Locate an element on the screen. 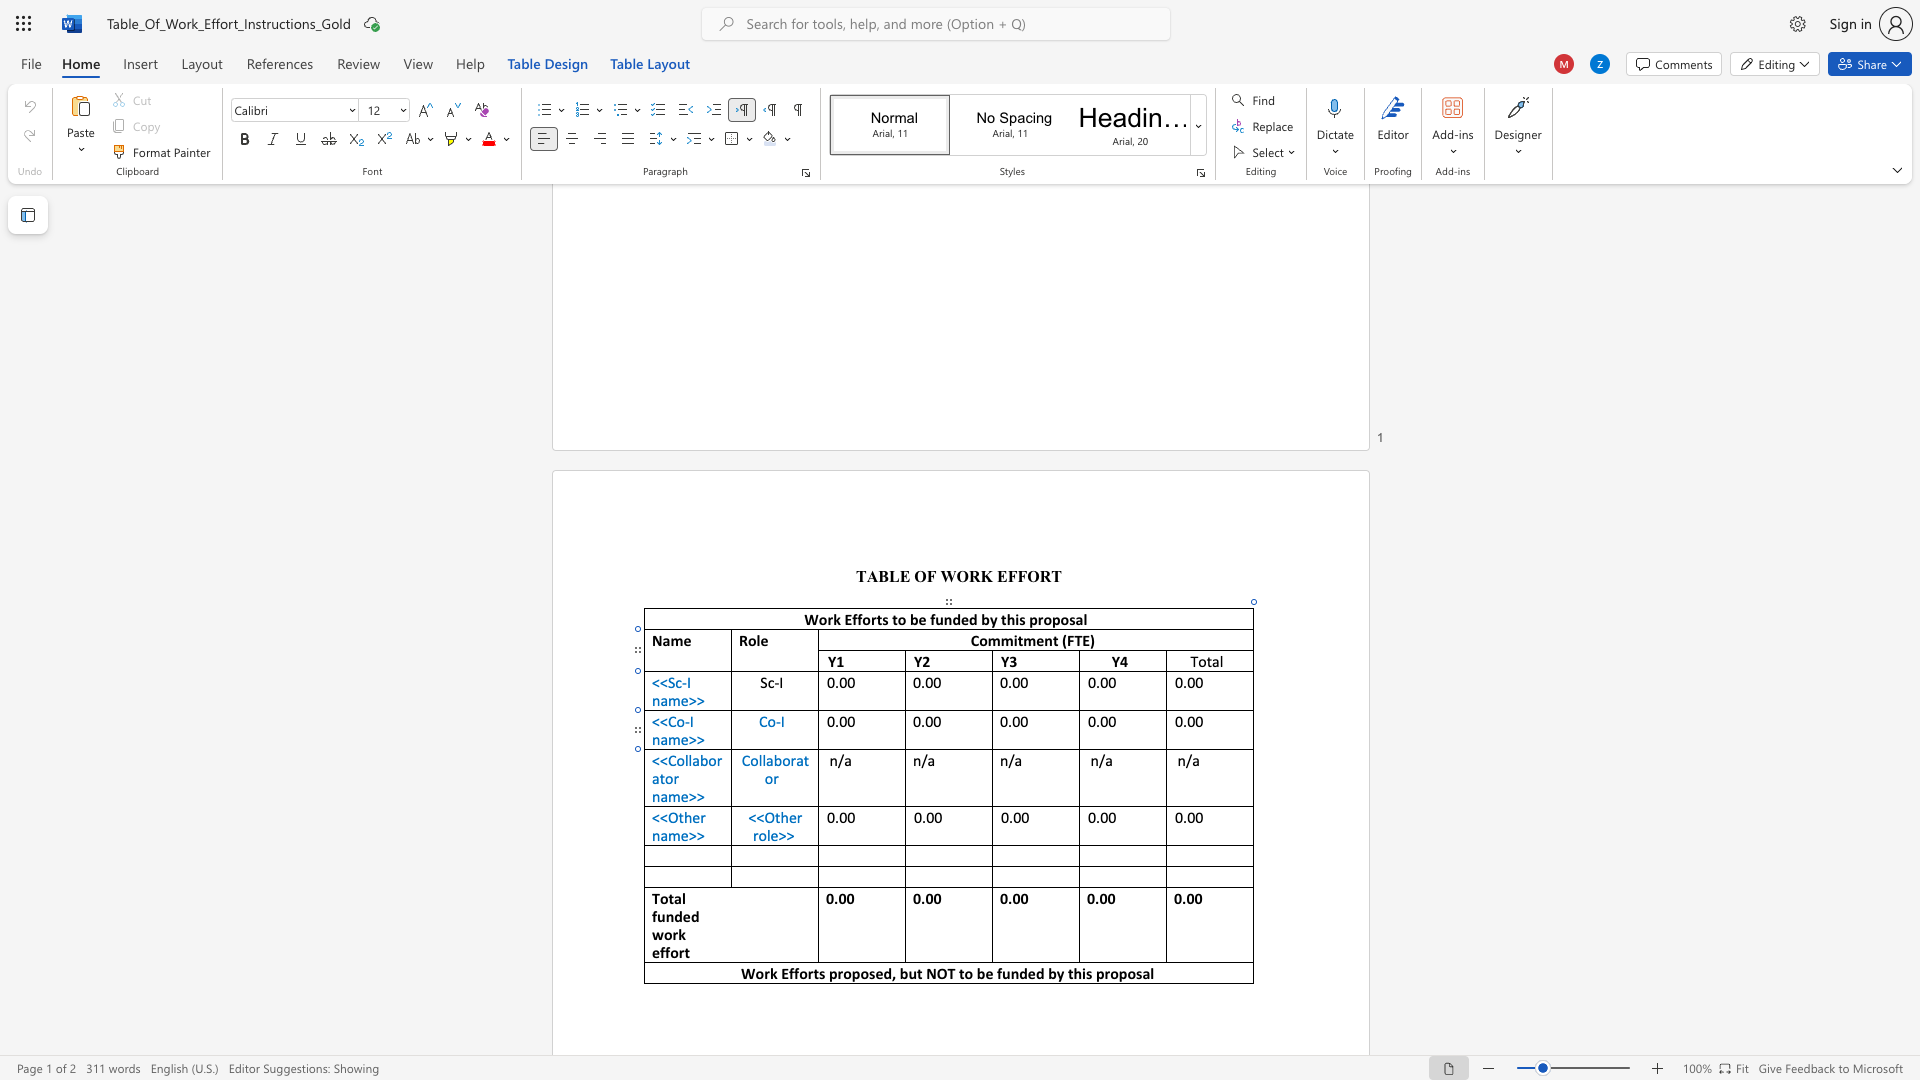  the 2th character "e" in the text is located at coordinates (773, 835).